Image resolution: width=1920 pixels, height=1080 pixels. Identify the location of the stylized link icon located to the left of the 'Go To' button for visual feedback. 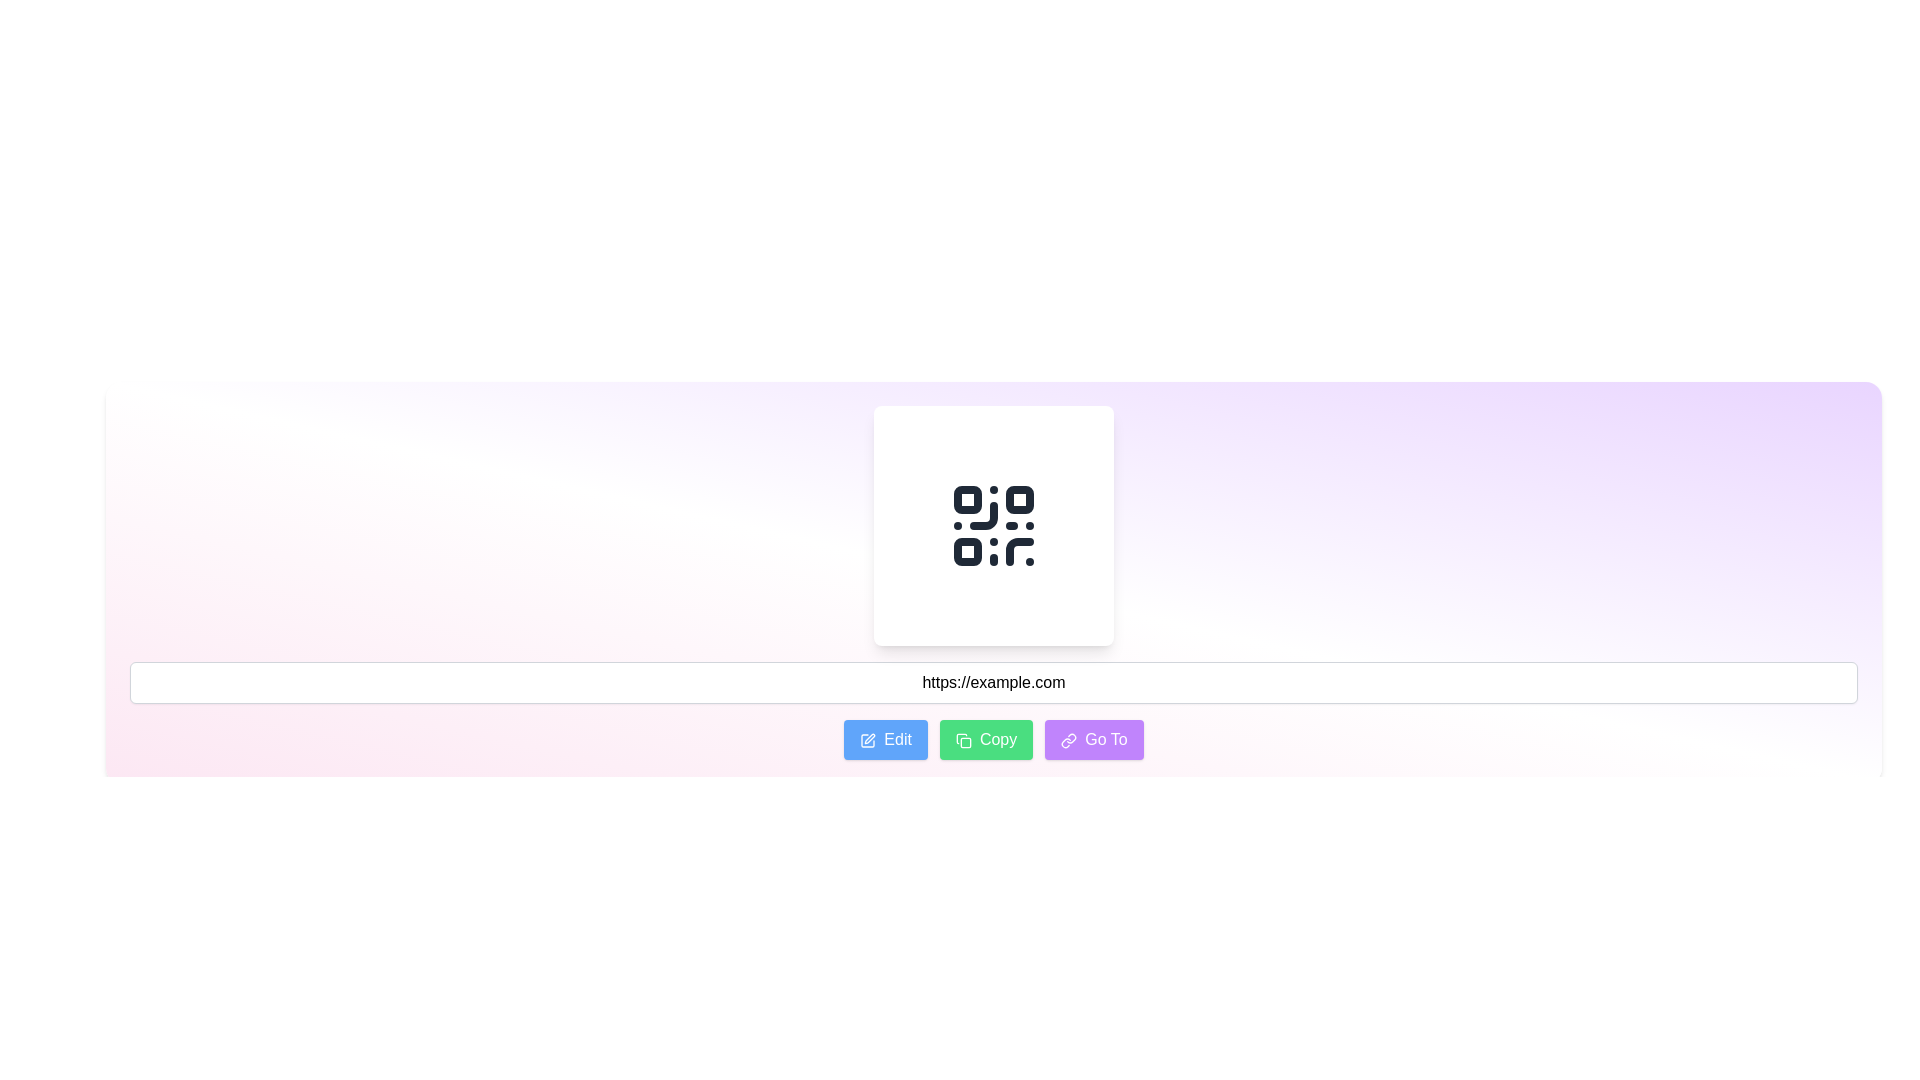
(1068, 740).